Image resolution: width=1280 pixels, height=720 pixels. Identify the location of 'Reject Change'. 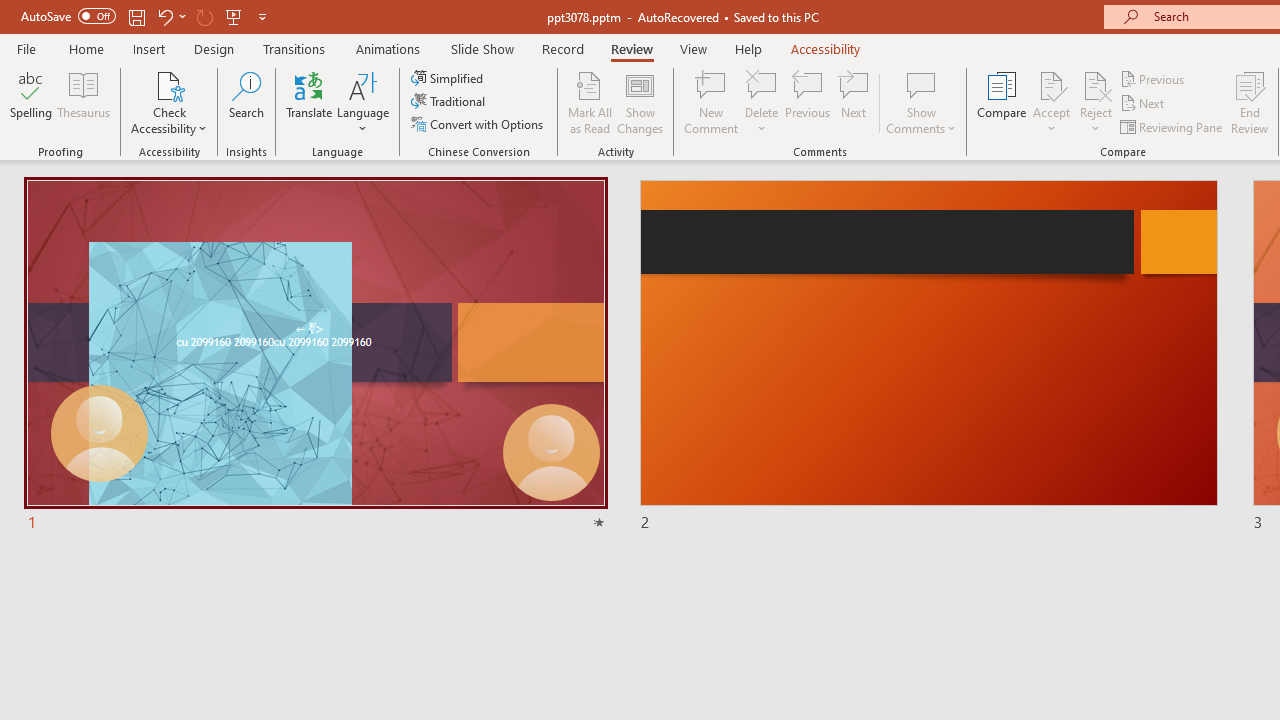
(1095, 84).